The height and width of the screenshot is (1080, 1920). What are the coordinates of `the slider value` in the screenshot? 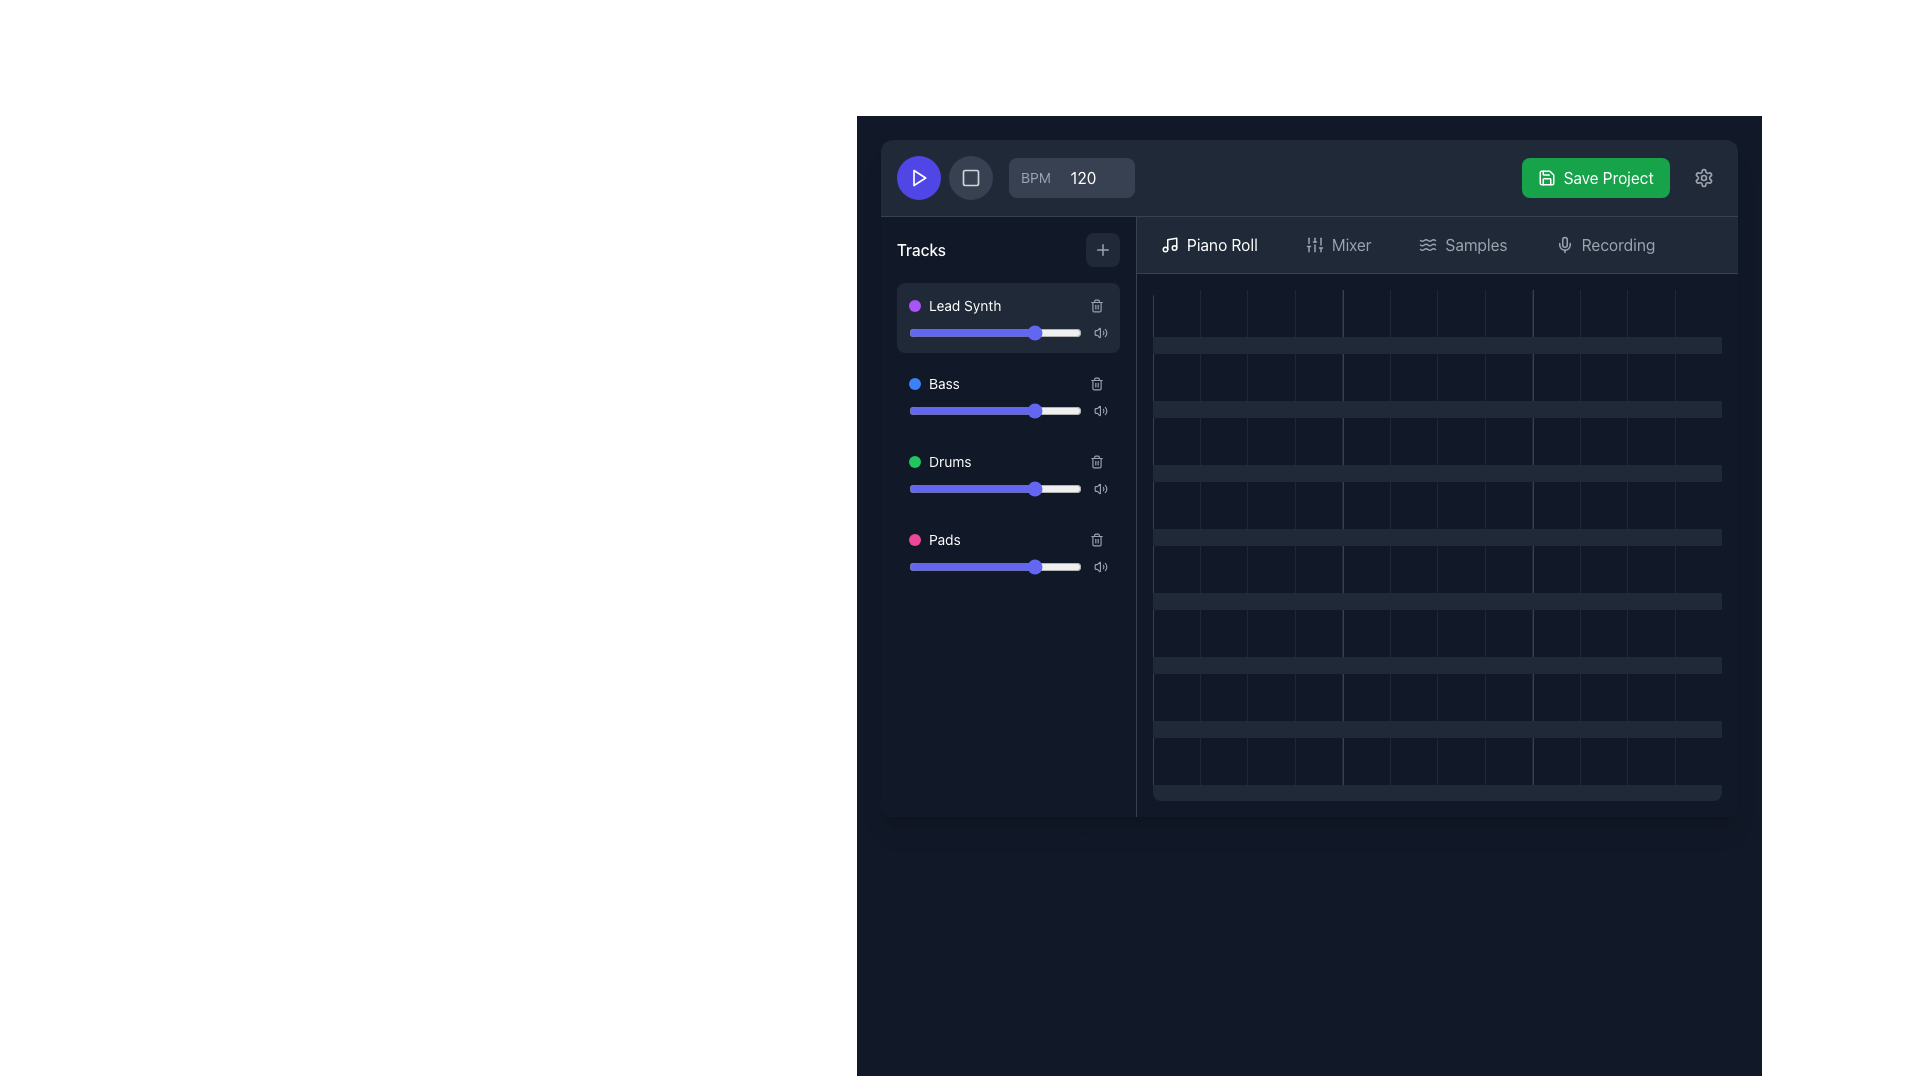 It's located at (1065, 489).